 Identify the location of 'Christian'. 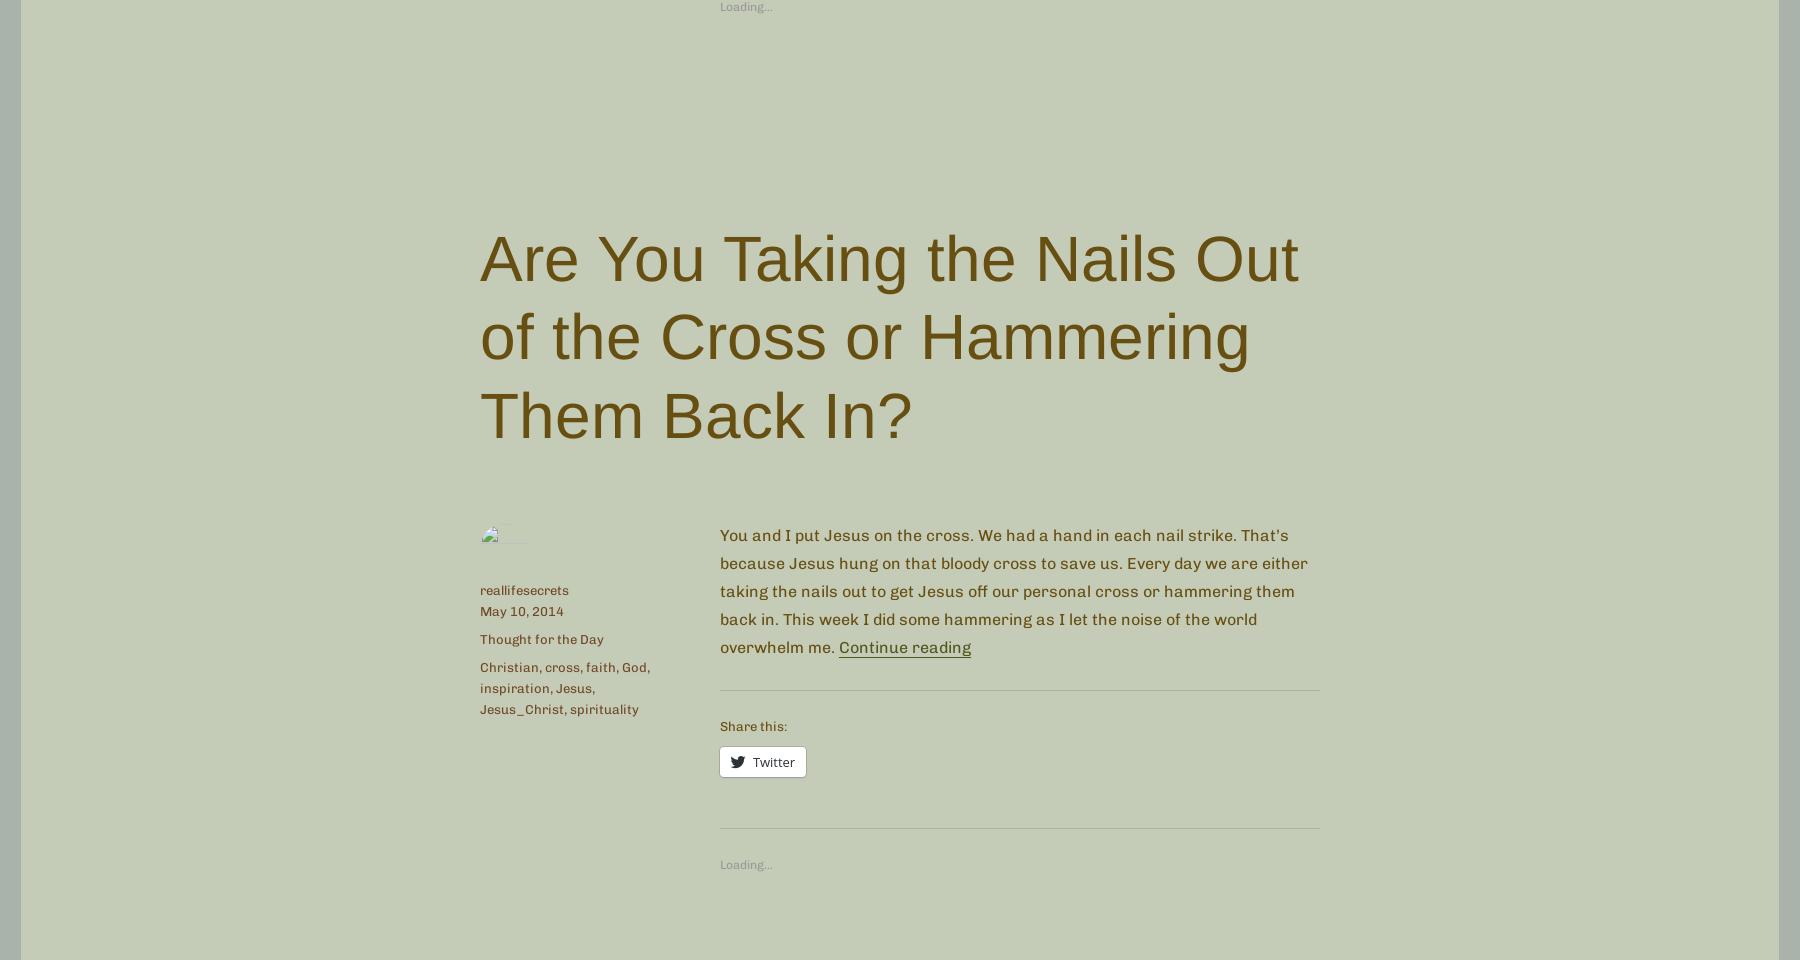
(508, 667).